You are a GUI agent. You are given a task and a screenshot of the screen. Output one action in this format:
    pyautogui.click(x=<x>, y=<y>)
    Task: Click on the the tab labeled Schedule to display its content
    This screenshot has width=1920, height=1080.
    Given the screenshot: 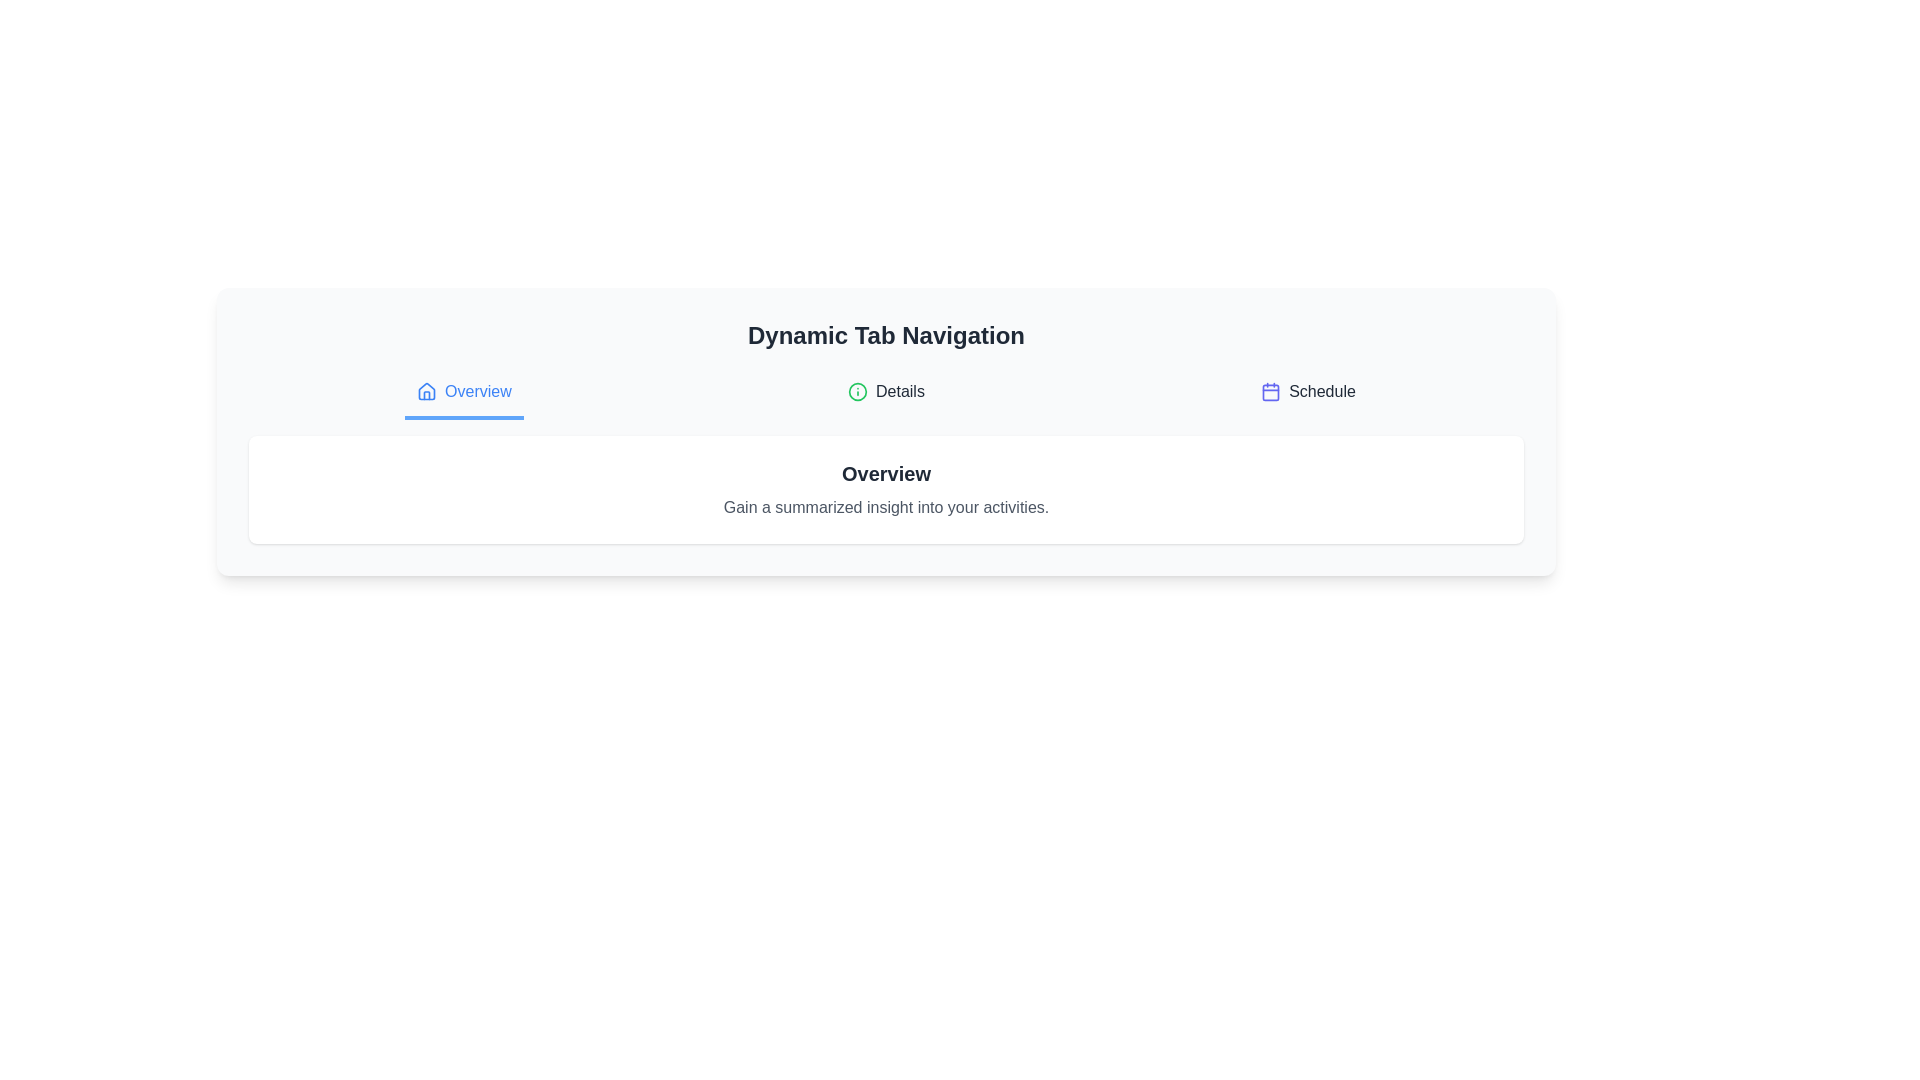 What is the action you would take?
    pyautogui.click(x=1308, y=393)
    